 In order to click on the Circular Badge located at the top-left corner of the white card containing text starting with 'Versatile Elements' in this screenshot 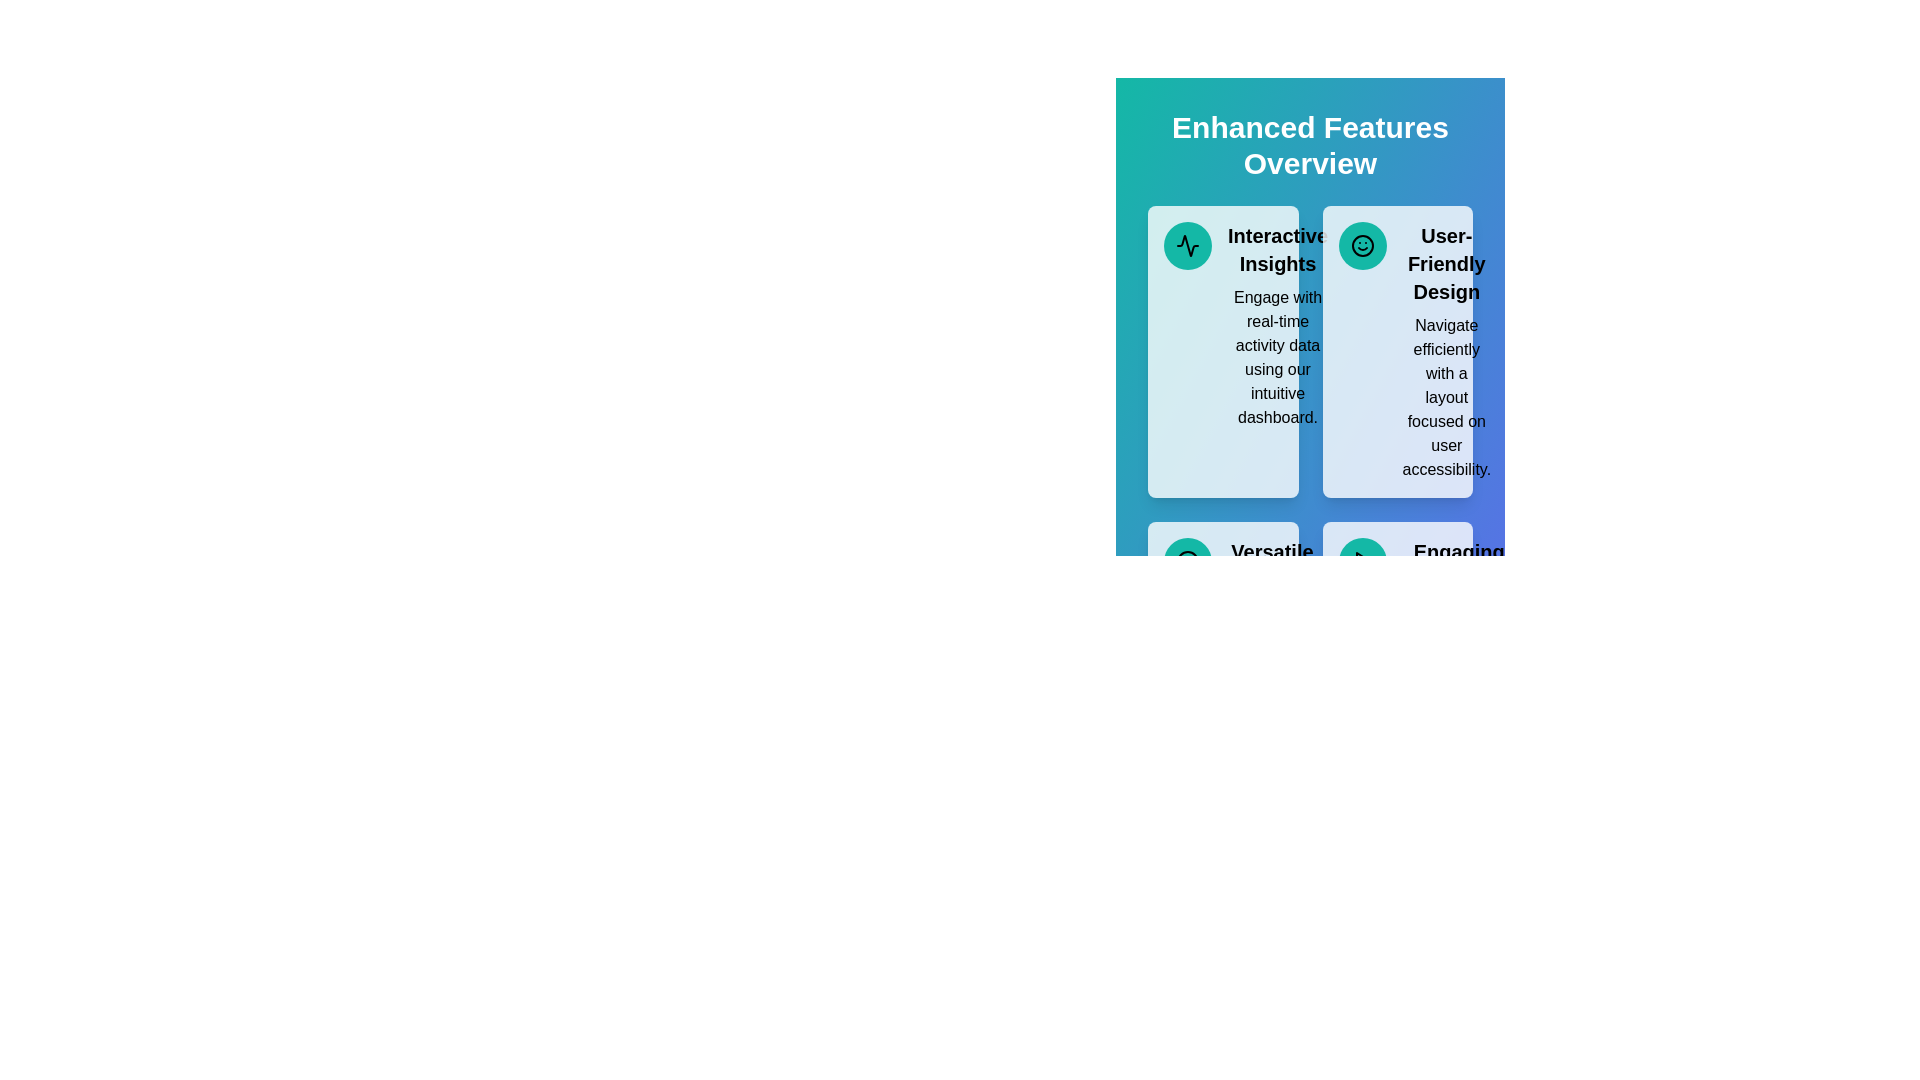, I will do `click(1188, 562)`.